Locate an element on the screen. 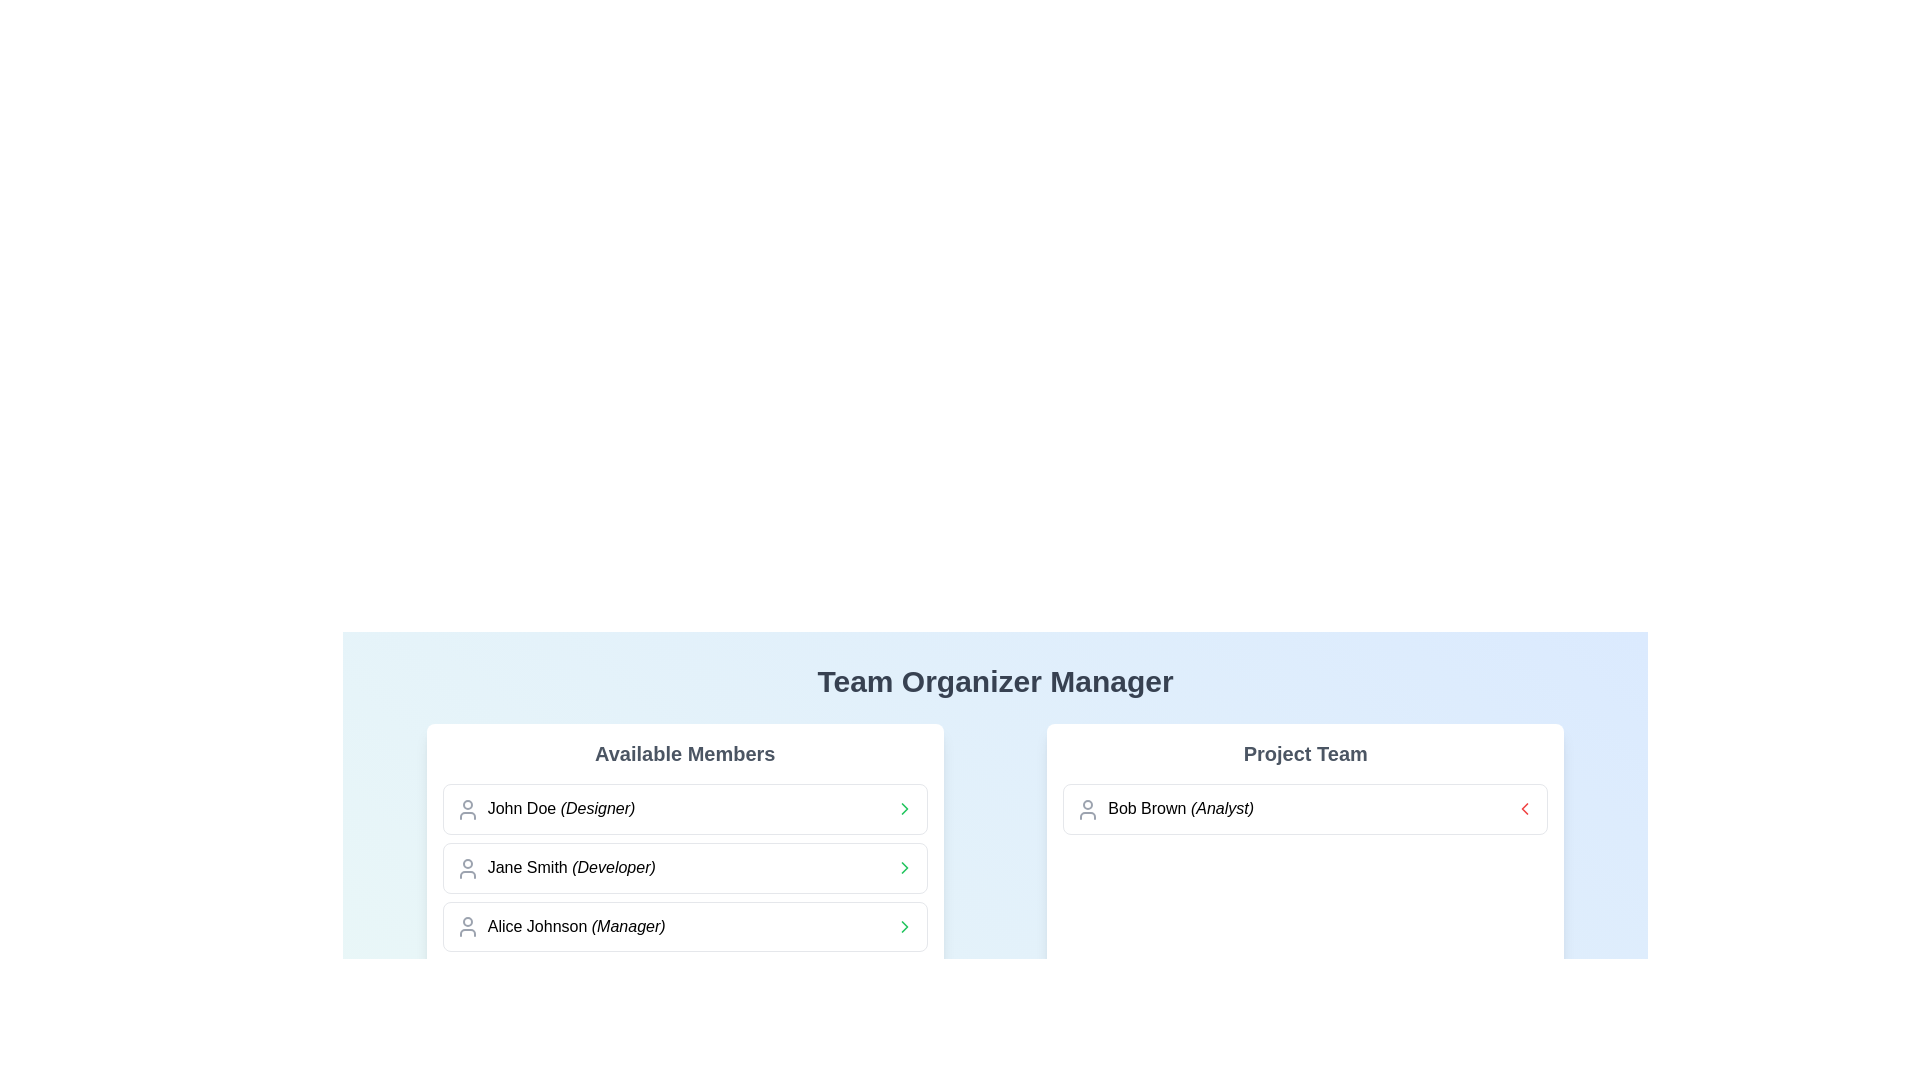  the user profile icon represented by a minimalistic circular head and torso outline, located in the second row under 'Available Members' in the Team Organizer Manager interface, to the left of 'Jane Smith (Developer)' is located at coordinates (466, 867).